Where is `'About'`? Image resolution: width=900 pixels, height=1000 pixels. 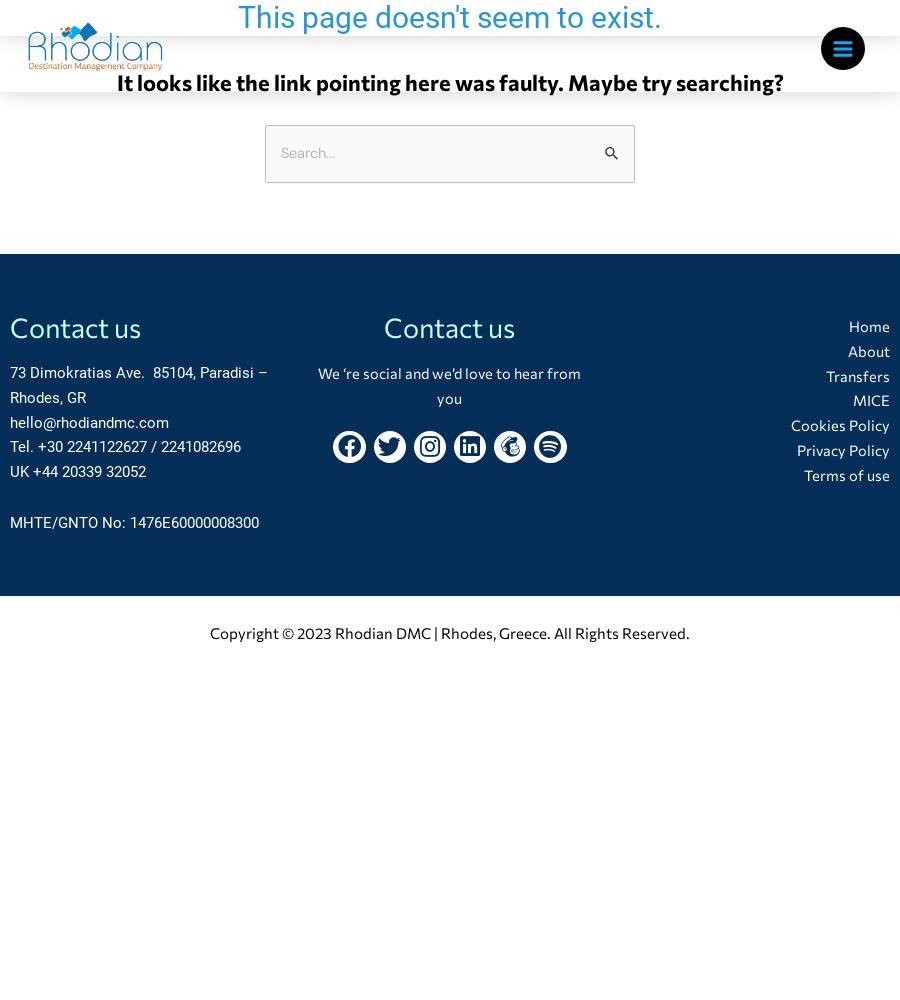
'About' is located at coordinates (867, 349).